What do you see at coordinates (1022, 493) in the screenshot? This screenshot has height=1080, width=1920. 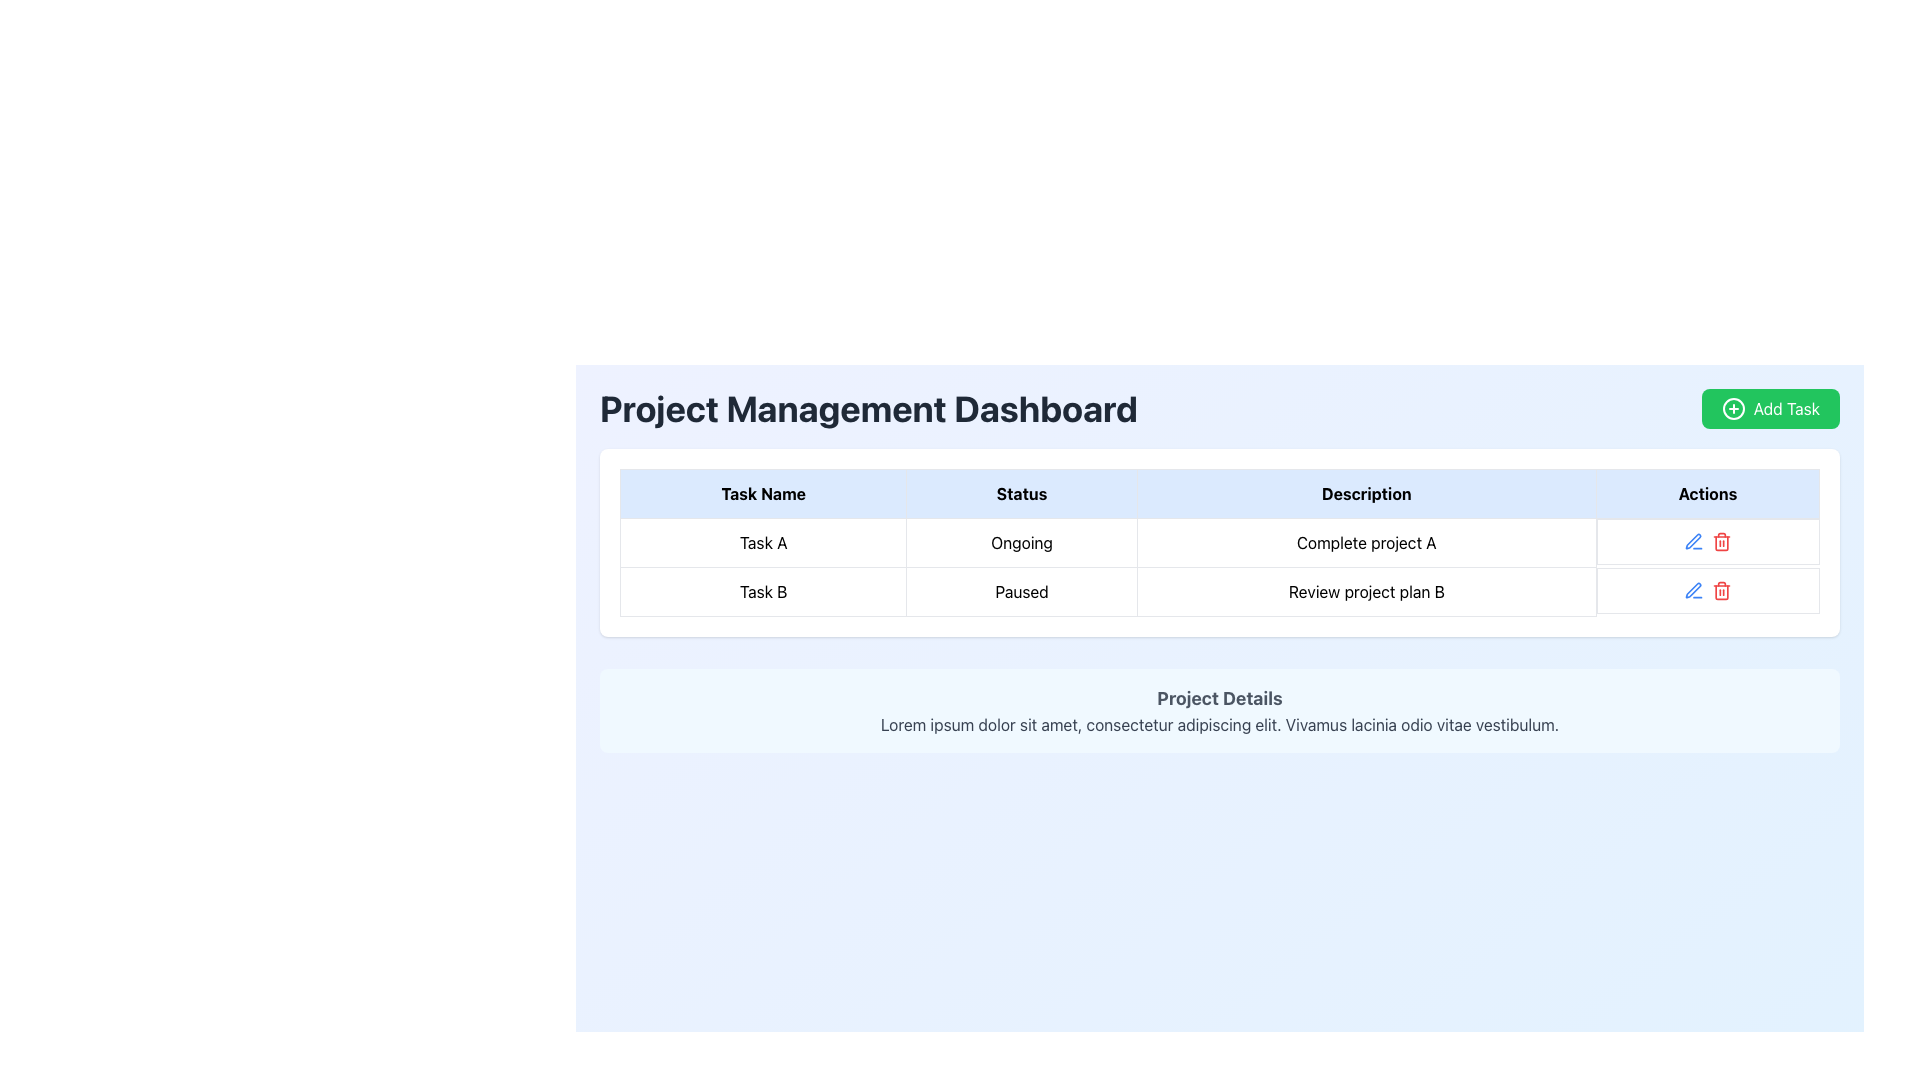 I see `the 'Status' header text label in the table, which is positioned between 'Task Name' and 'Description' in the Project Management Dashboard` at bounding box center [1022, 493].